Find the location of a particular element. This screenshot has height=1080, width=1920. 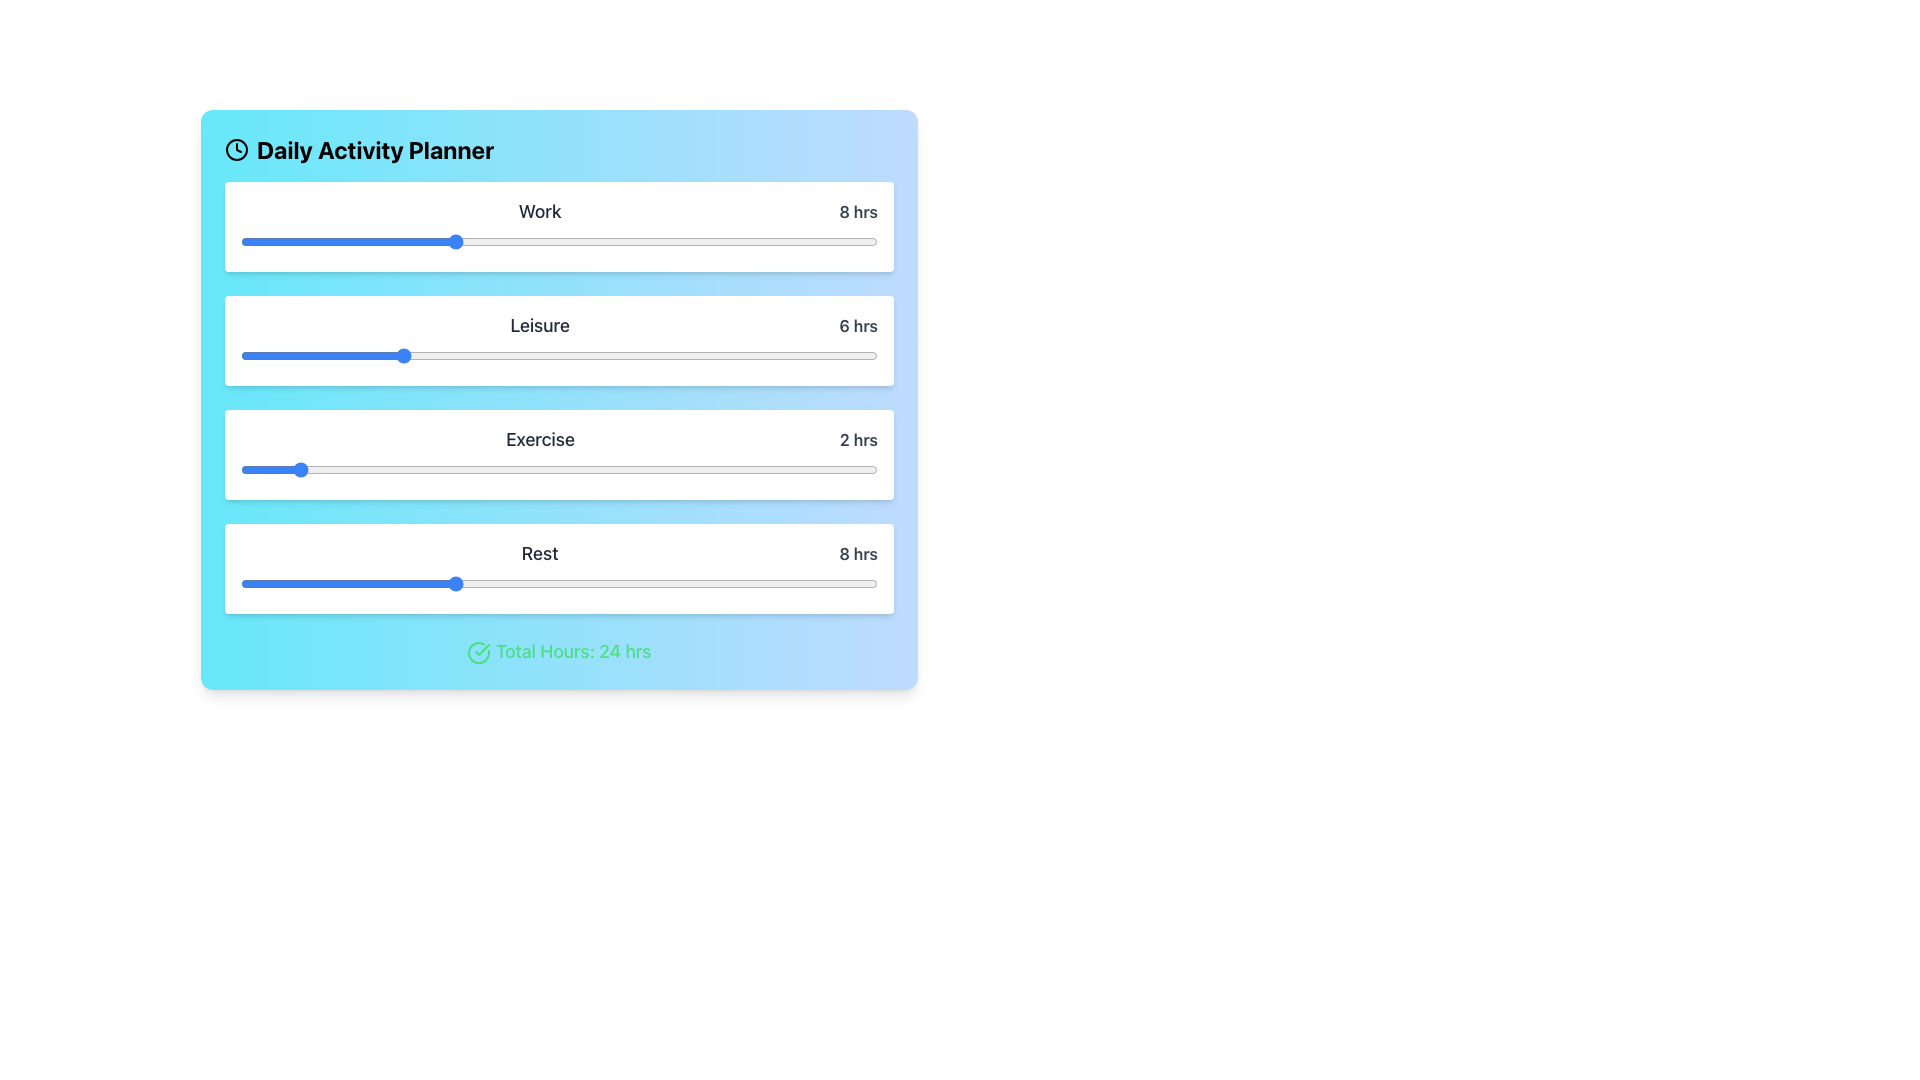

the 'Rest' hours is located at coordinates (452, 583).